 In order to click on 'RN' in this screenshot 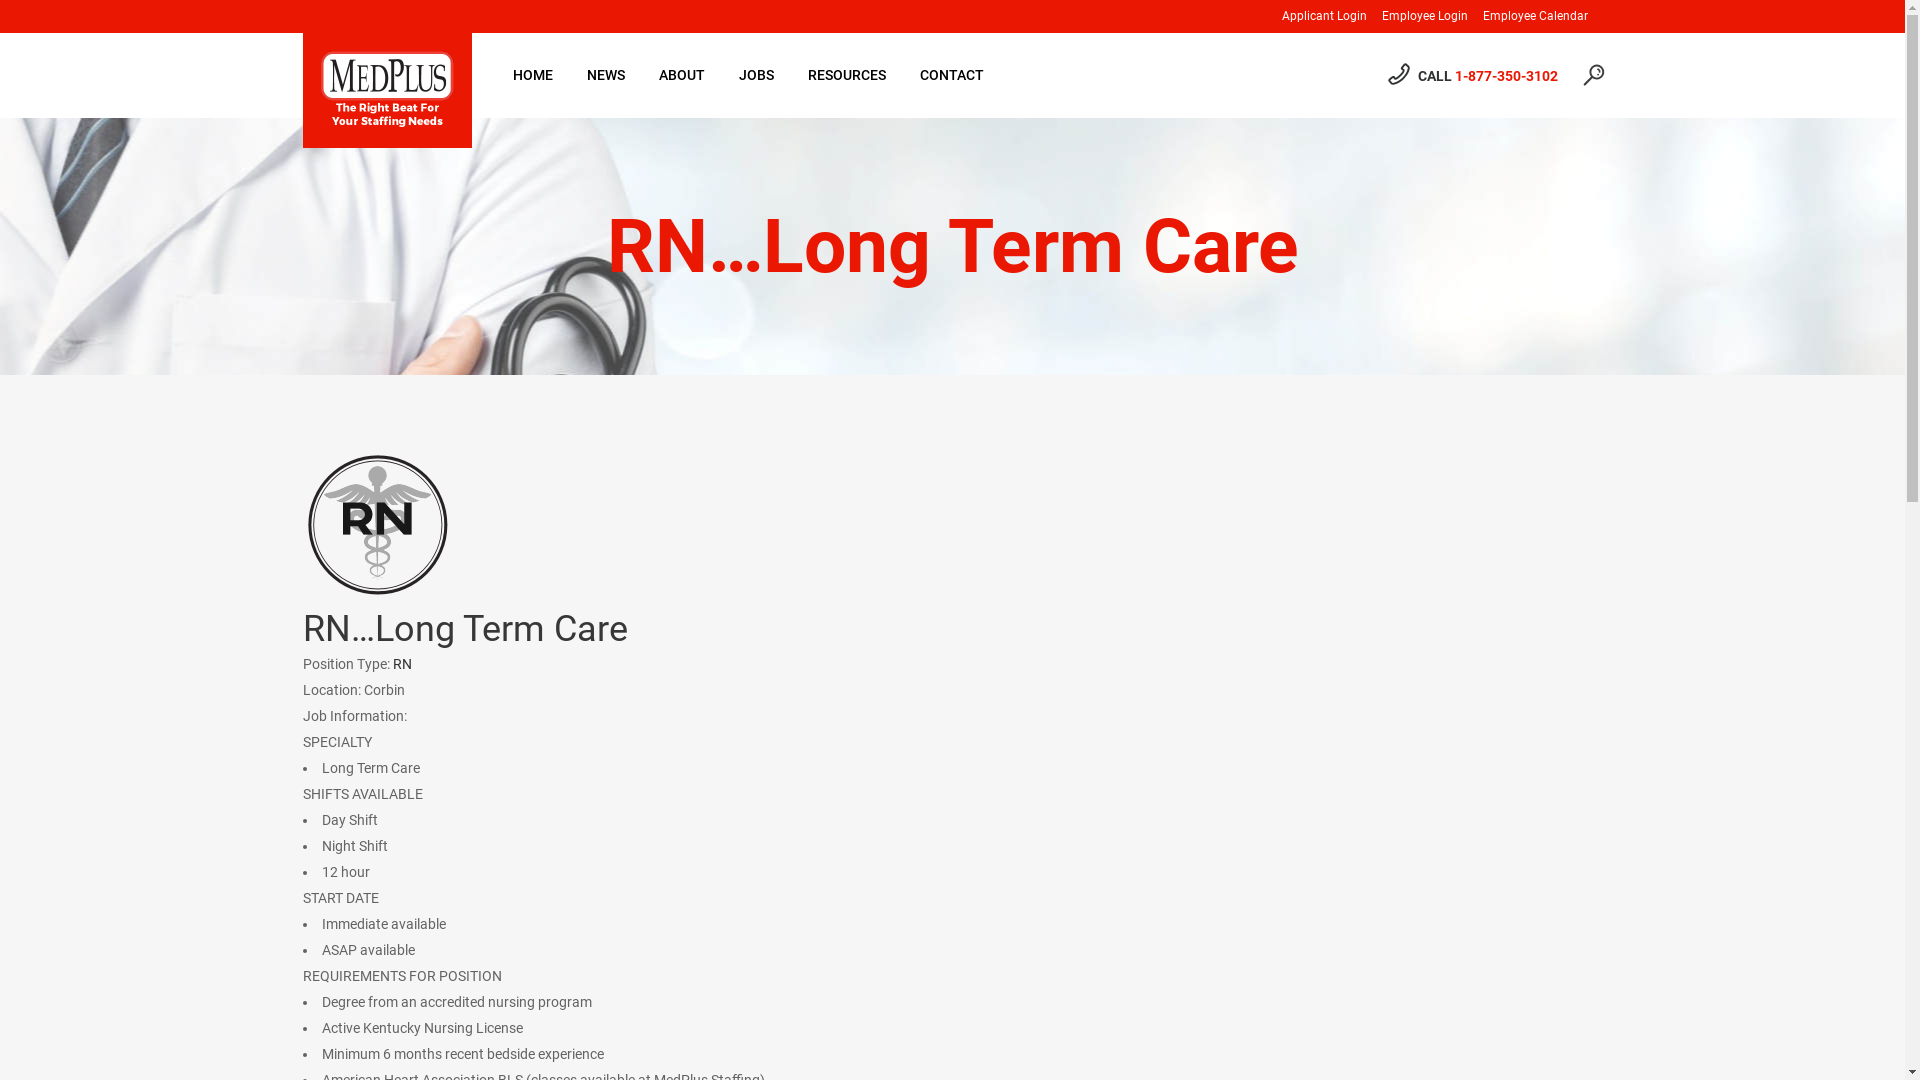, I will do `click(392, 663)`.